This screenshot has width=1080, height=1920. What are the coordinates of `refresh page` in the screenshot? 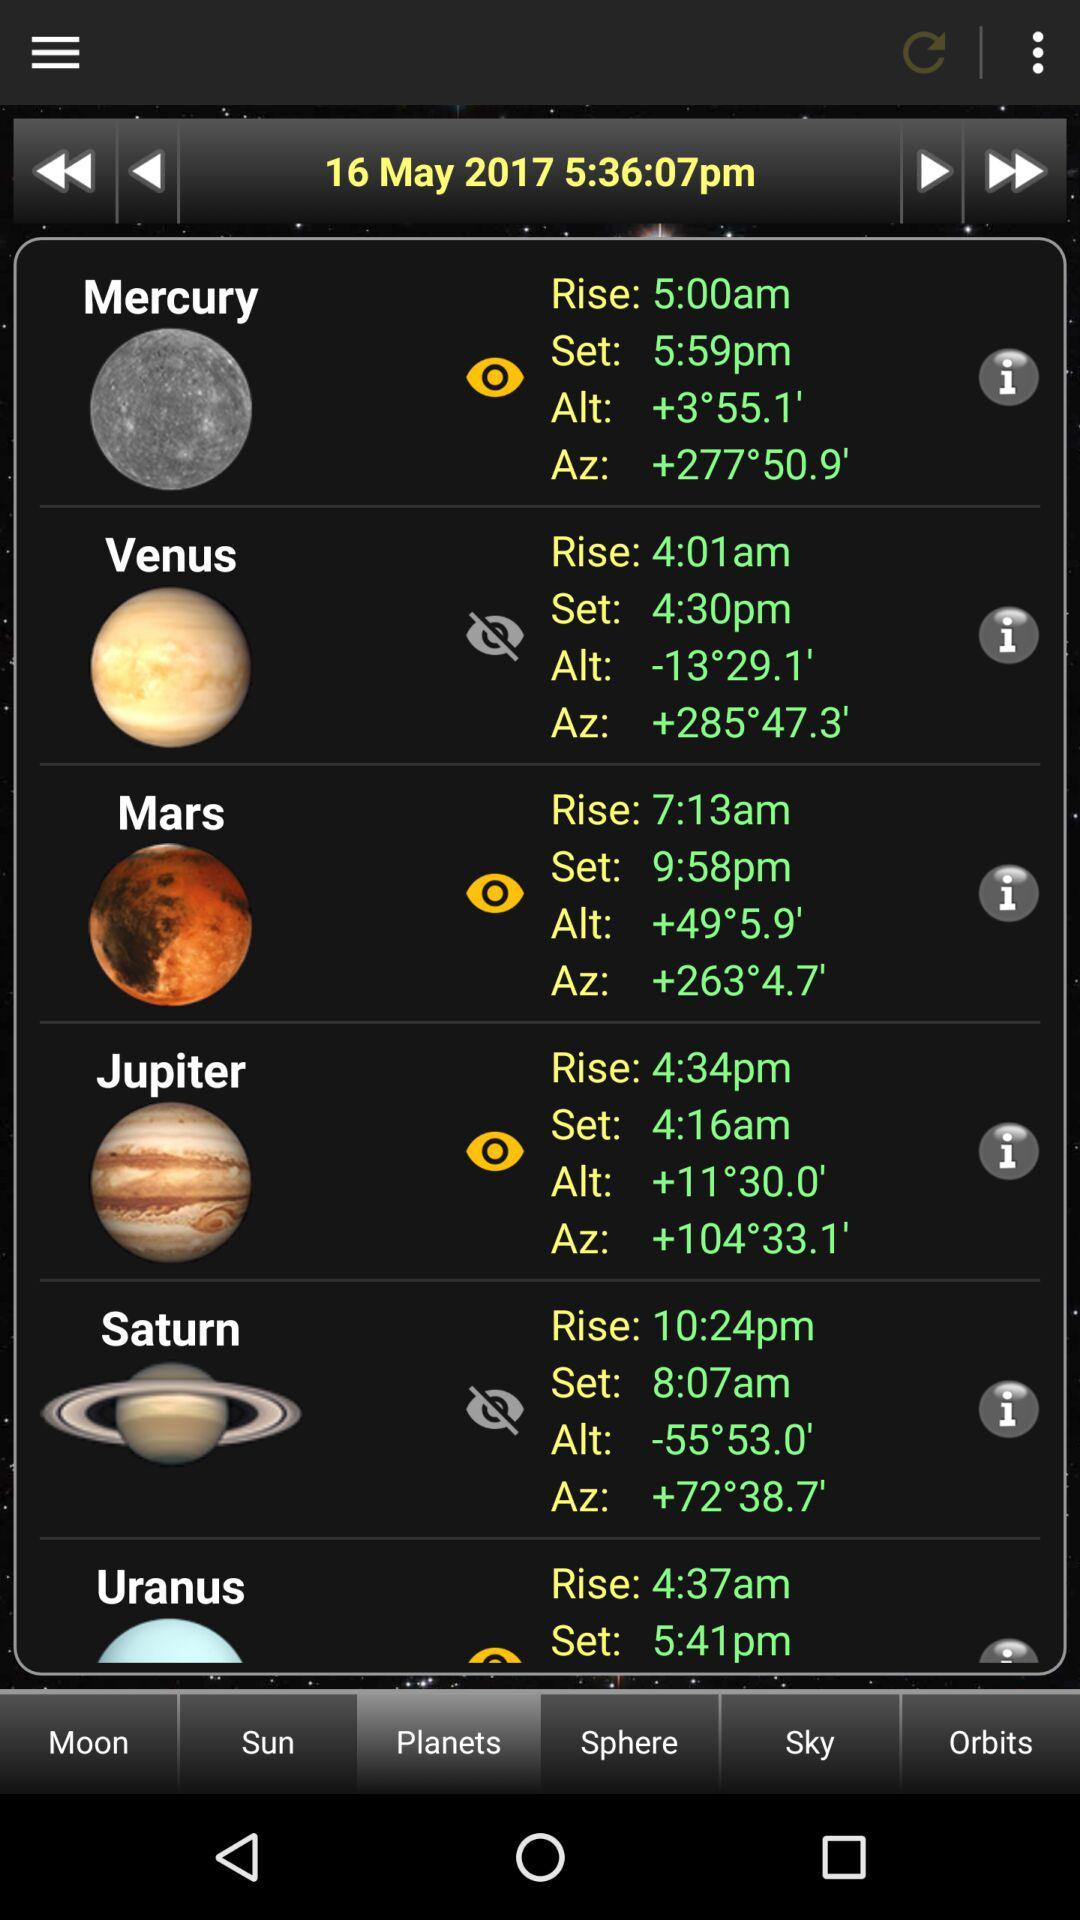 It's located at (924, 52).